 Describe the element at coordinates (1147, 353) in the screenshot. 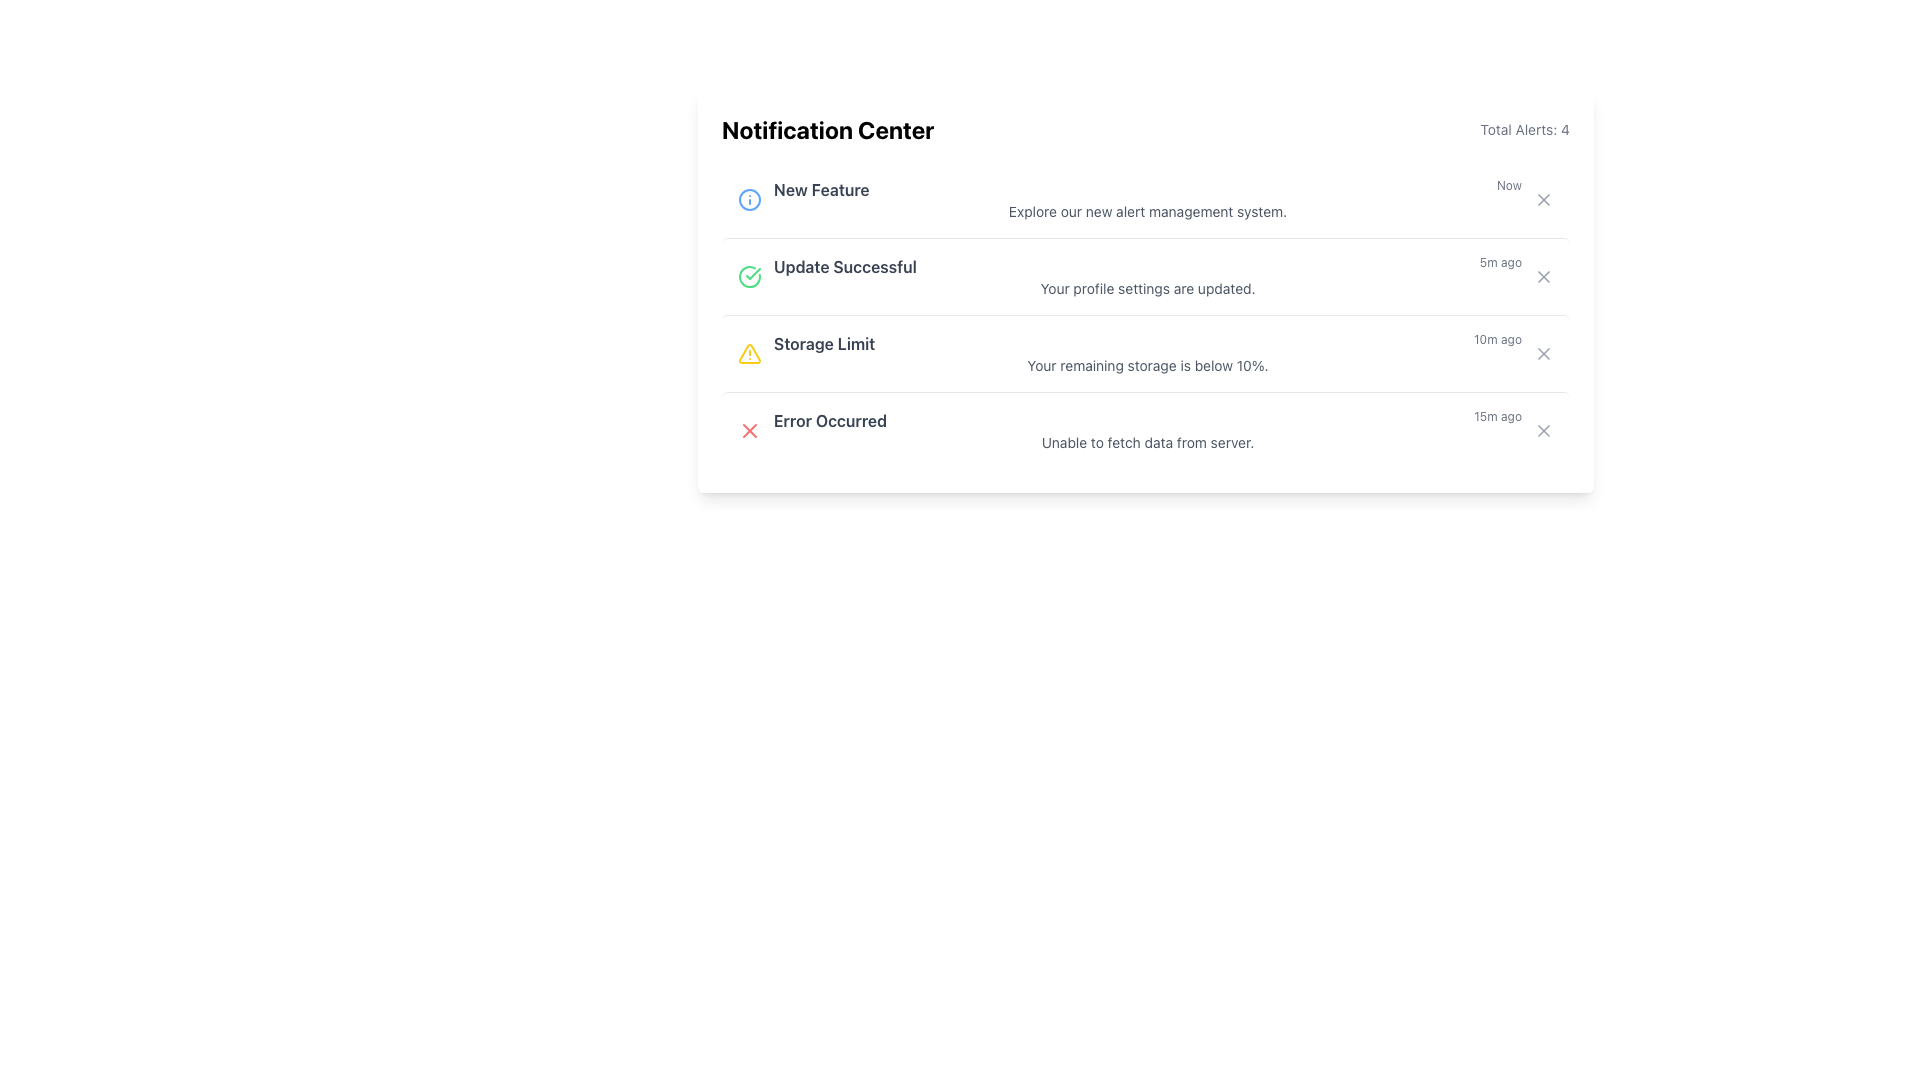

I see `the 'Storage Limit' notification message to interact with it as it is styled as a button` at that location.